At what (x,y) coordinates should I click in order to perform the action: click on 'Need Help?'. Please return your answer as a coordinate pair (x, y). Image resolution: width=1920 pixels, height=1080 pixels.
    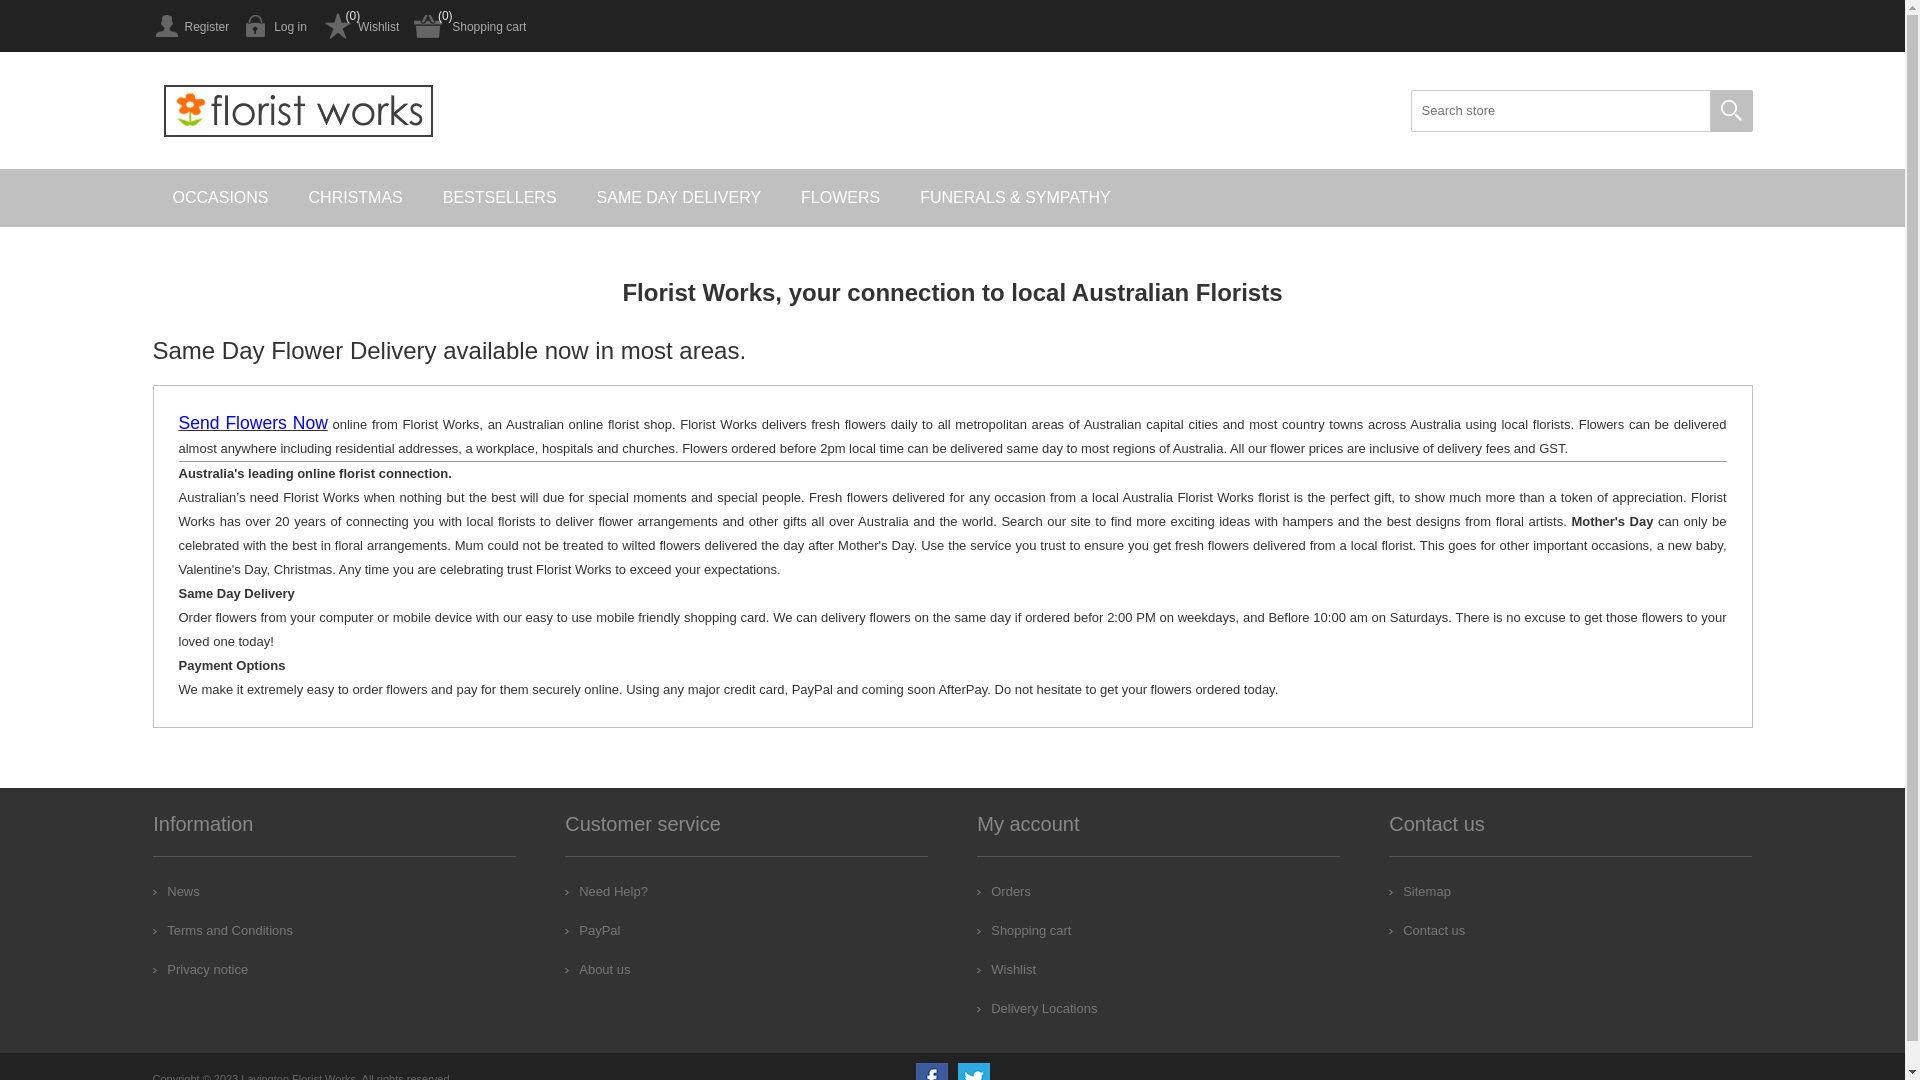
    Looking at the image, I should click on (605, 890).